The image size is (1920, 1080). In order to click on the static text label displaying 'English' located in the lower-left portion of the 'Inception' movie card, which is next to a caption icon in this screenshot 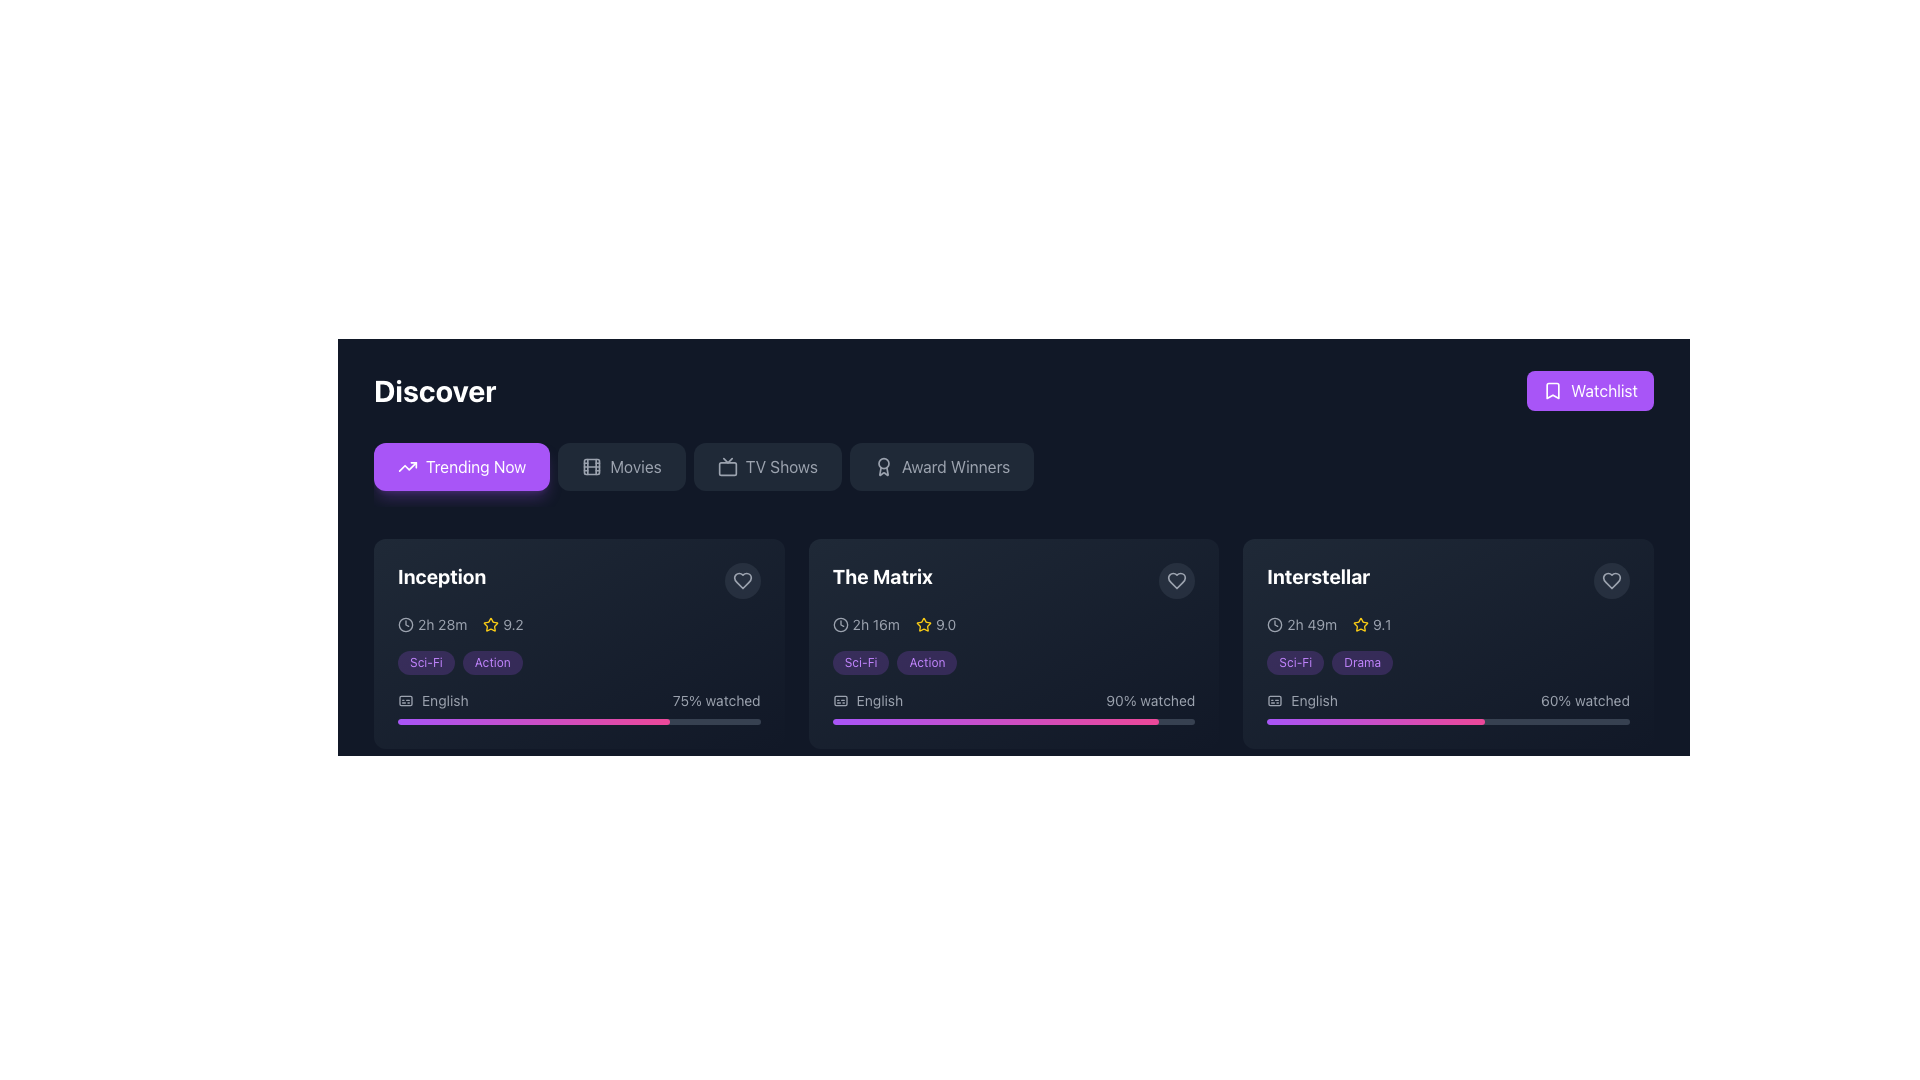, I will do `click(444, 700)`.